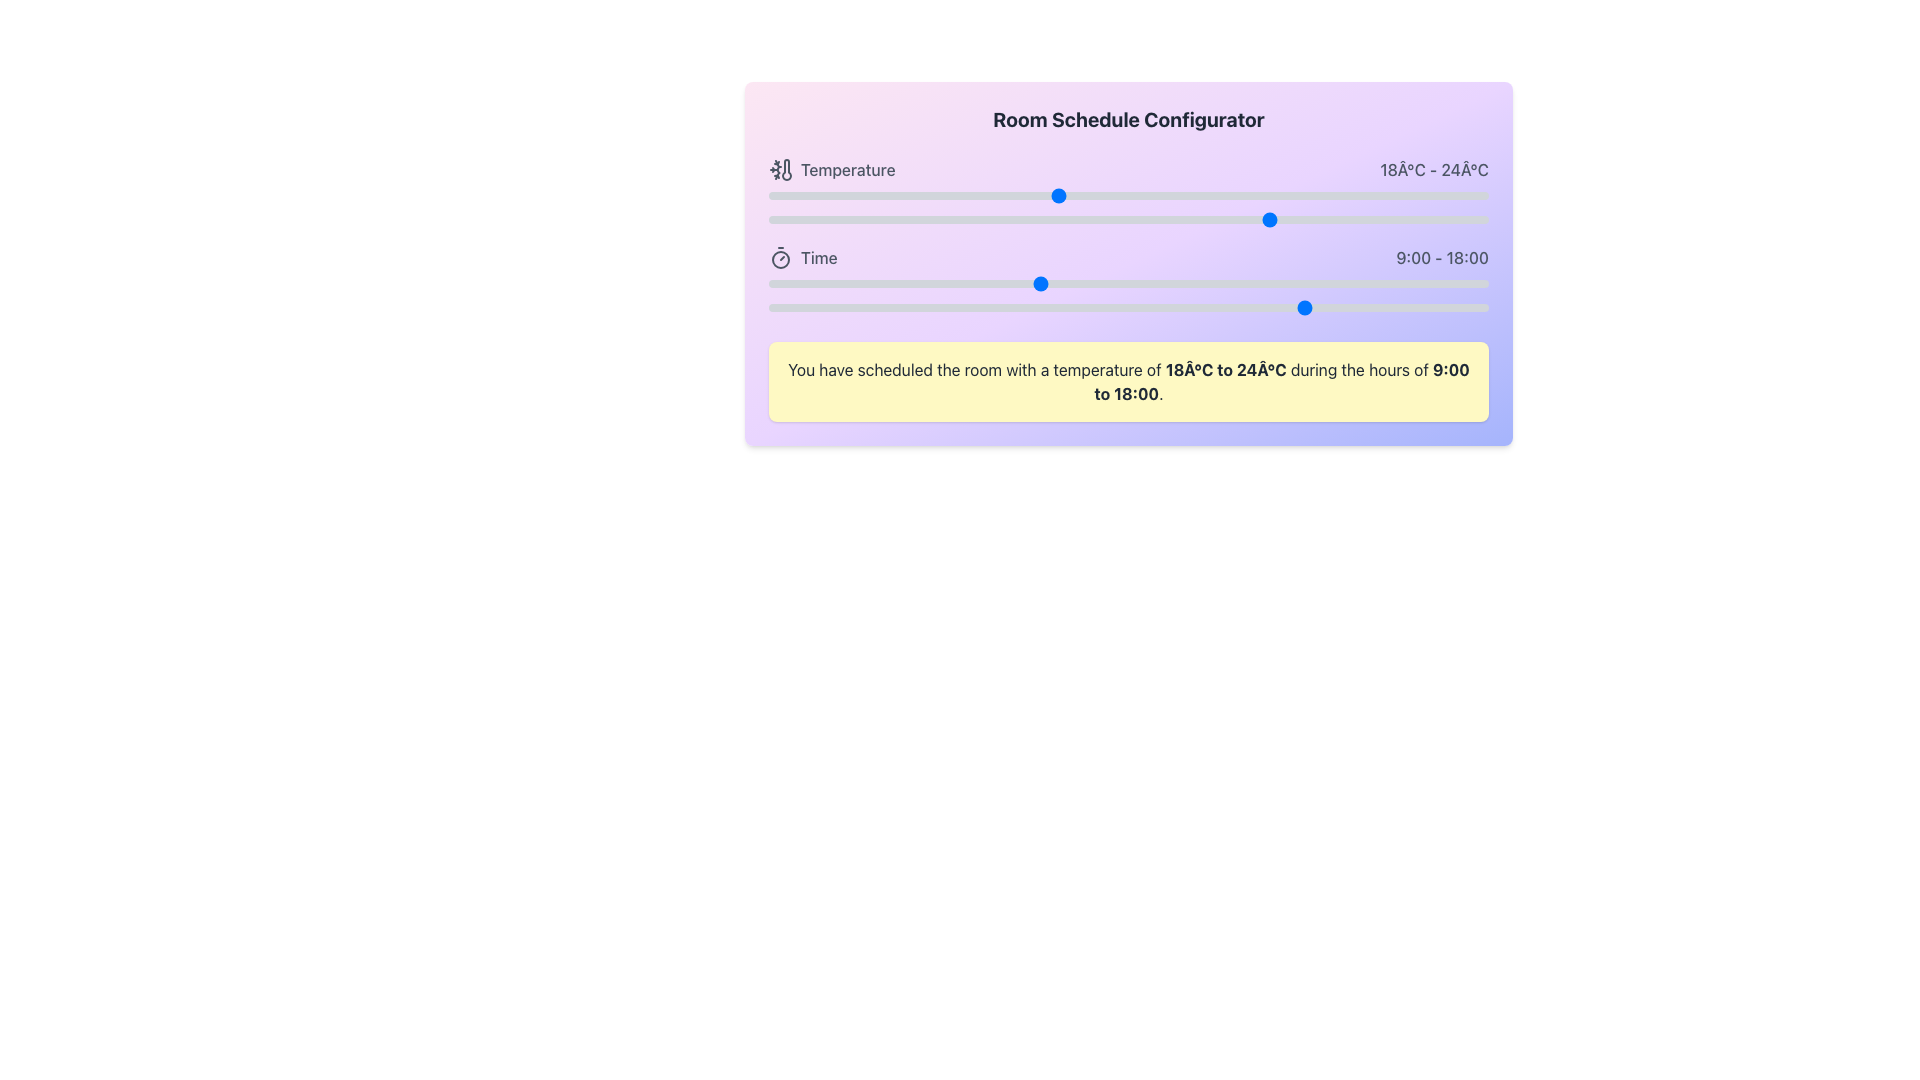 Image resolution: width=1920 pixels, height=1080 pixels. Describe the element at coordinates (979, 284) in the screenshot. I see `the time` at that location.